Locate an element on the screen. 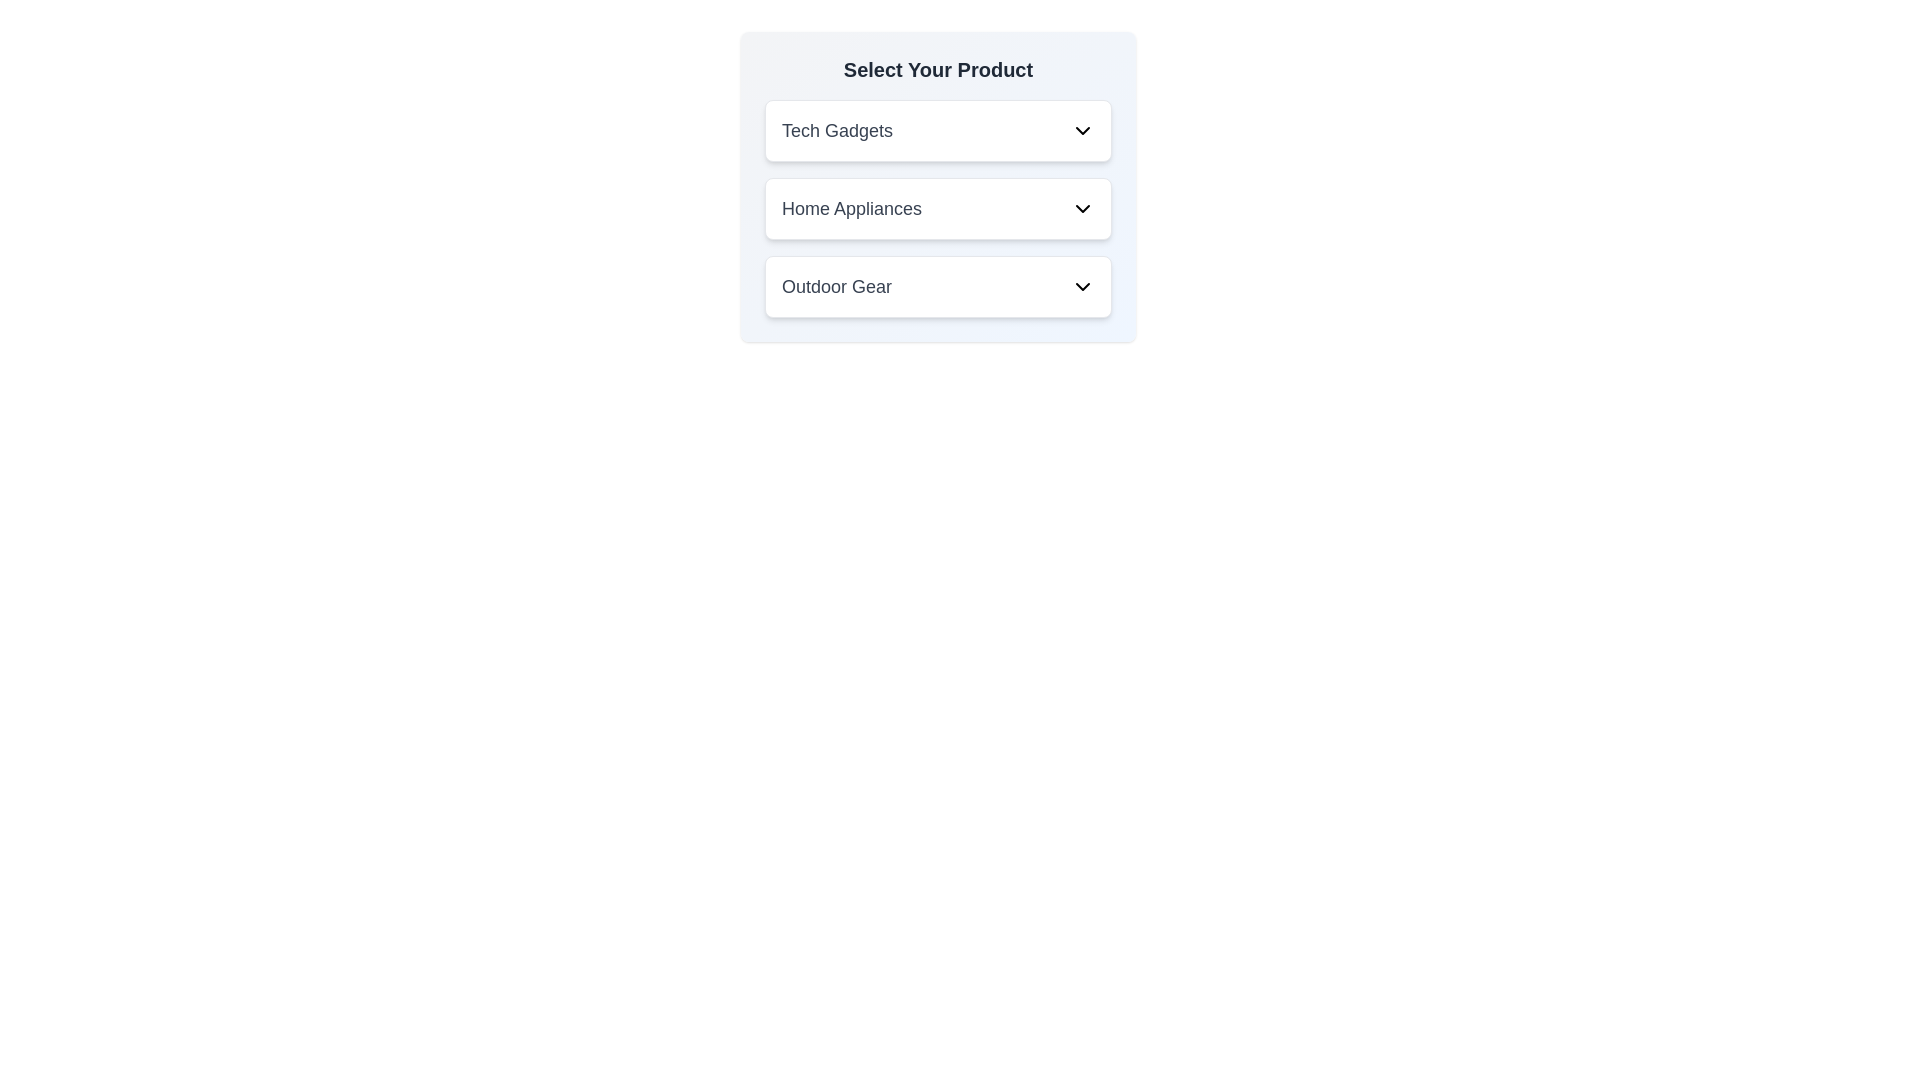 The width and height of the screenshot is (1920, 1080). the 'Home Appliances' text label, which is a selectable option in the dropdown menu that expands or collapses further options is located at coordinates (852, 208).